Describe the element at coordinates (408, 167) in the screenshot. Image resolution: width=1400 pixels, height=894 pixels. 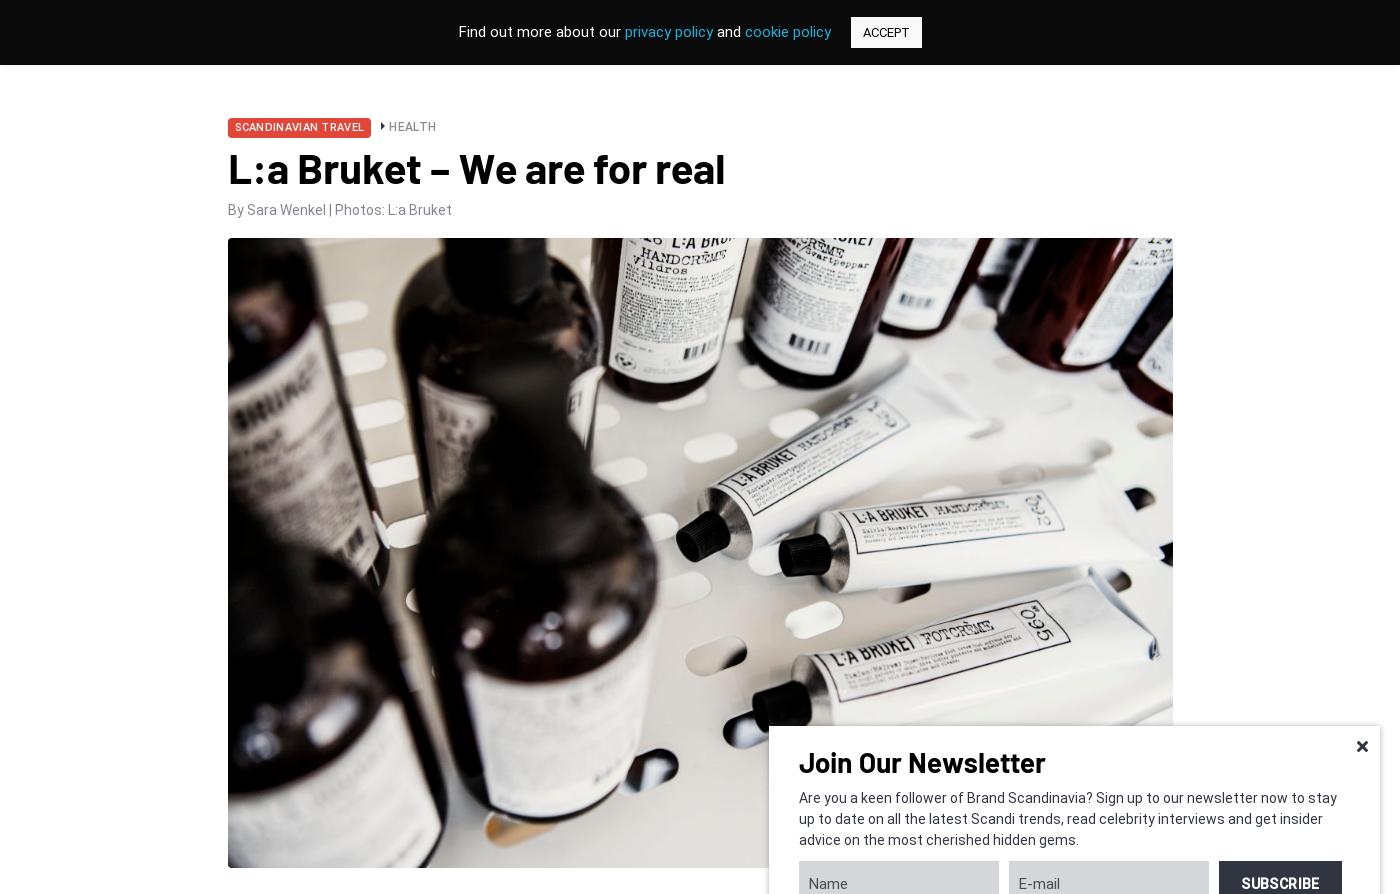
I see `'Golf'` at that location.